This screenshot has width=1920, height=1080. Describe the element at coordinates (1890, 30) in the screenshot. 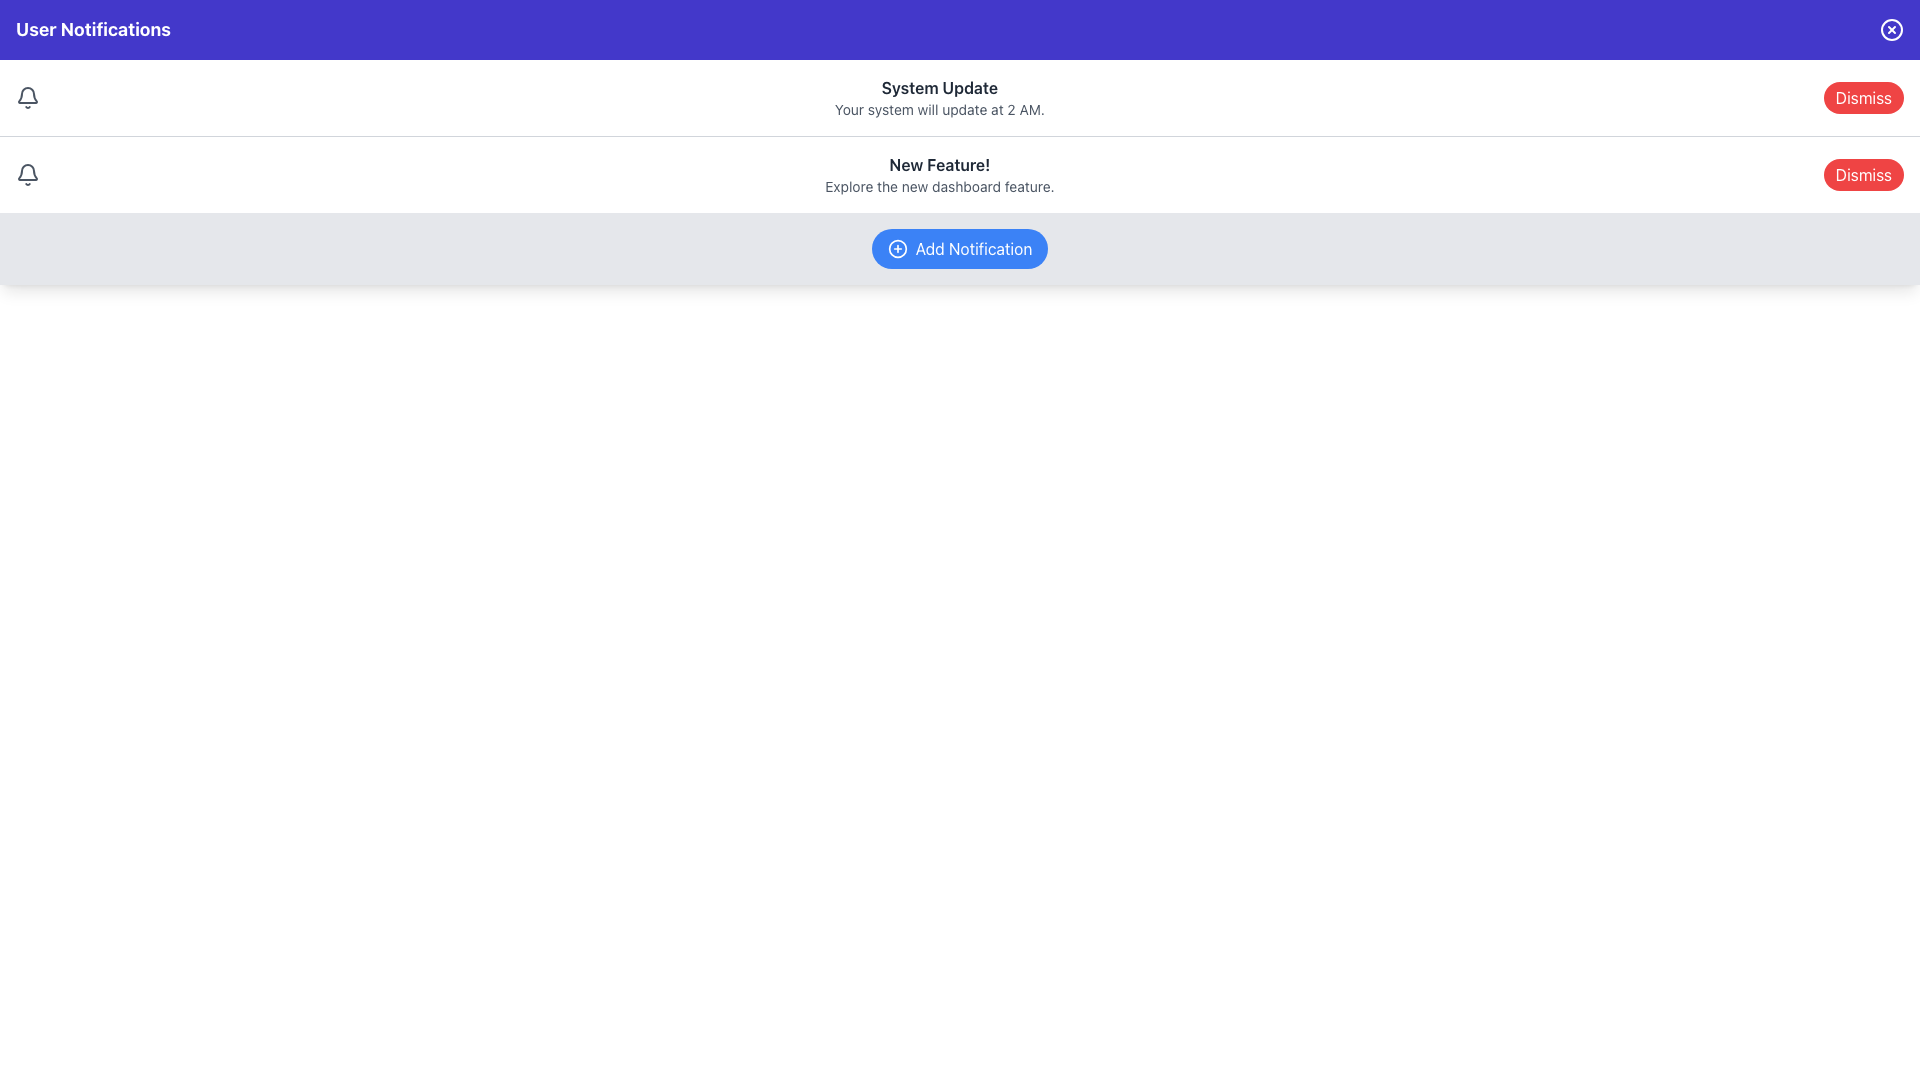

I see `the circular close button with an 'X' at the top-right corner of the 'User Notifications' header bar` at that location.